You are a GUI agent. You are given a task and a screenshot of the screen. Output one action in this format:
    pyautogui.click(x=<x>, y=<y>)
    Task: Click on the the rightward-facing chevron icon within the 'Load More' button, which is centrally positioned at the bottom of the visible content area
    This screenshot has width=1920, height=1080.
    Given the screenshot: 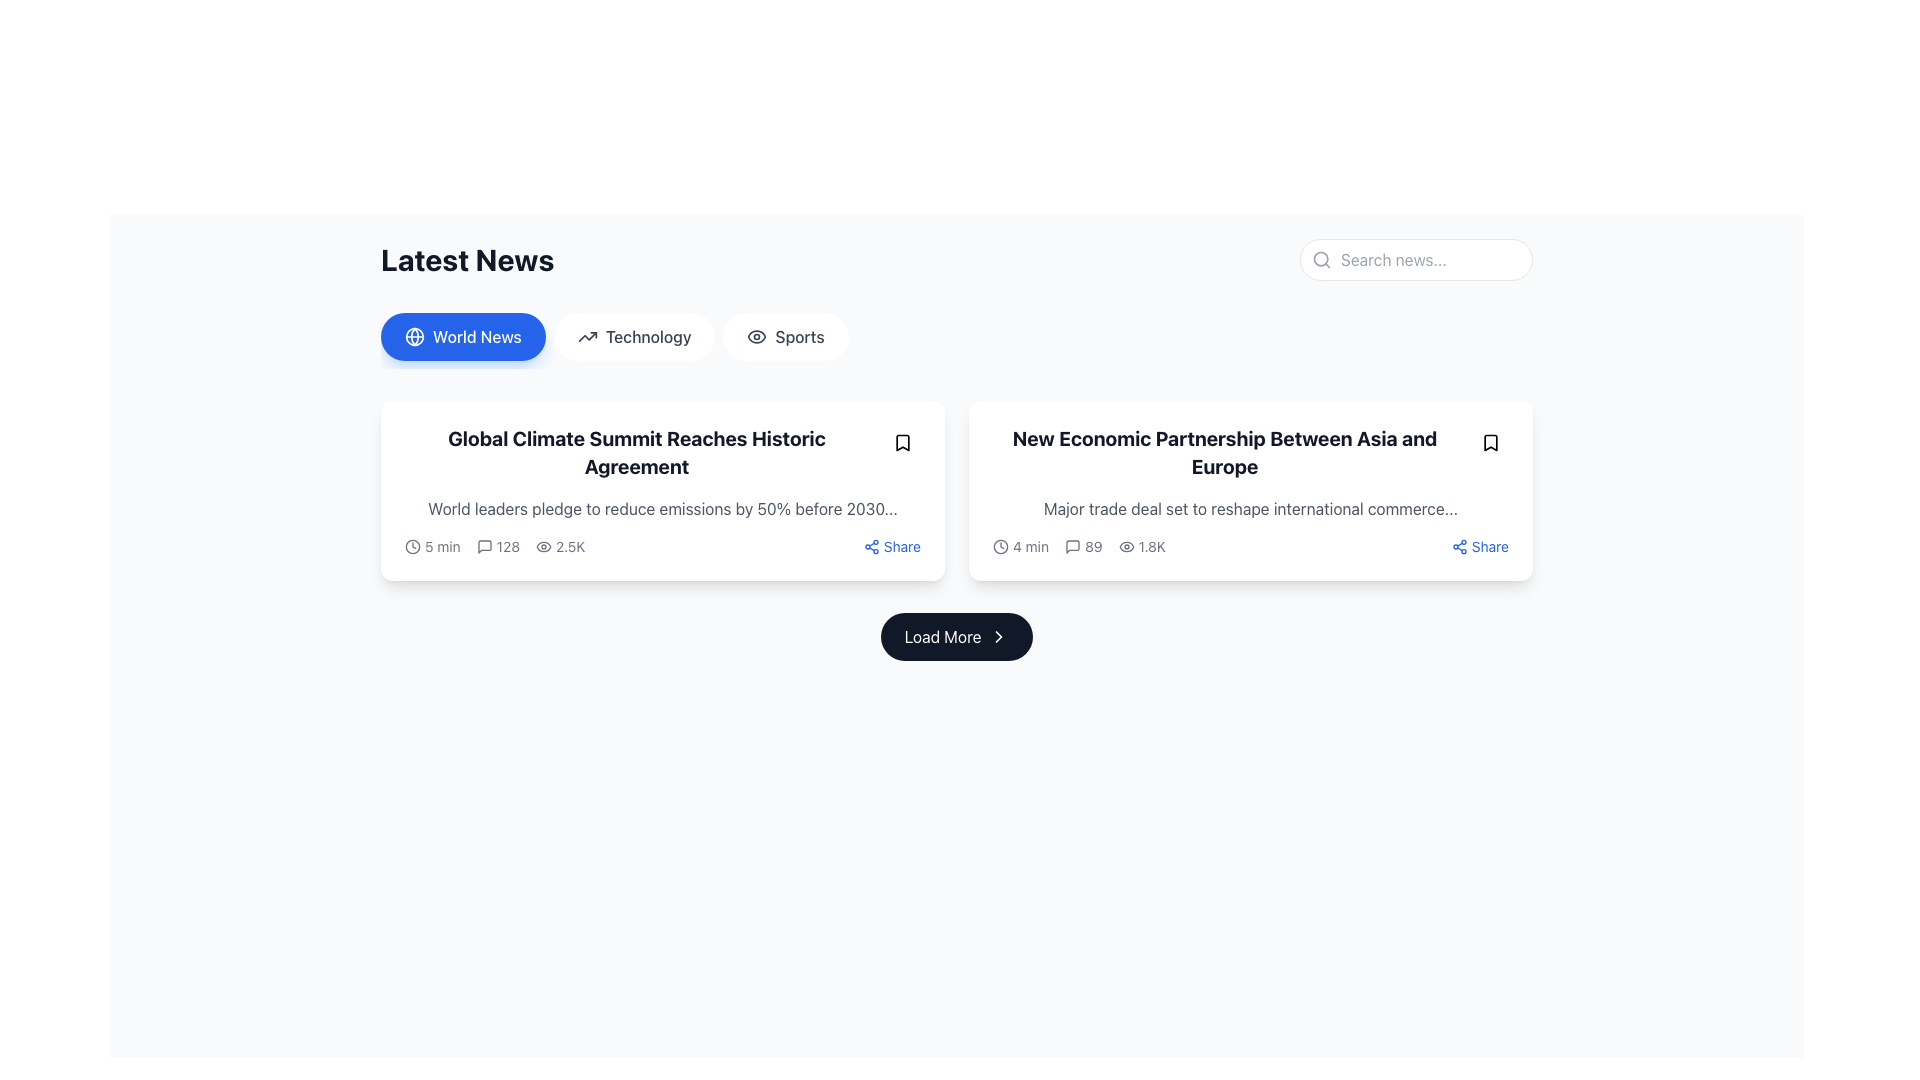 What is the action you would take?
    pyautogui.click(x=999, y=636)
    